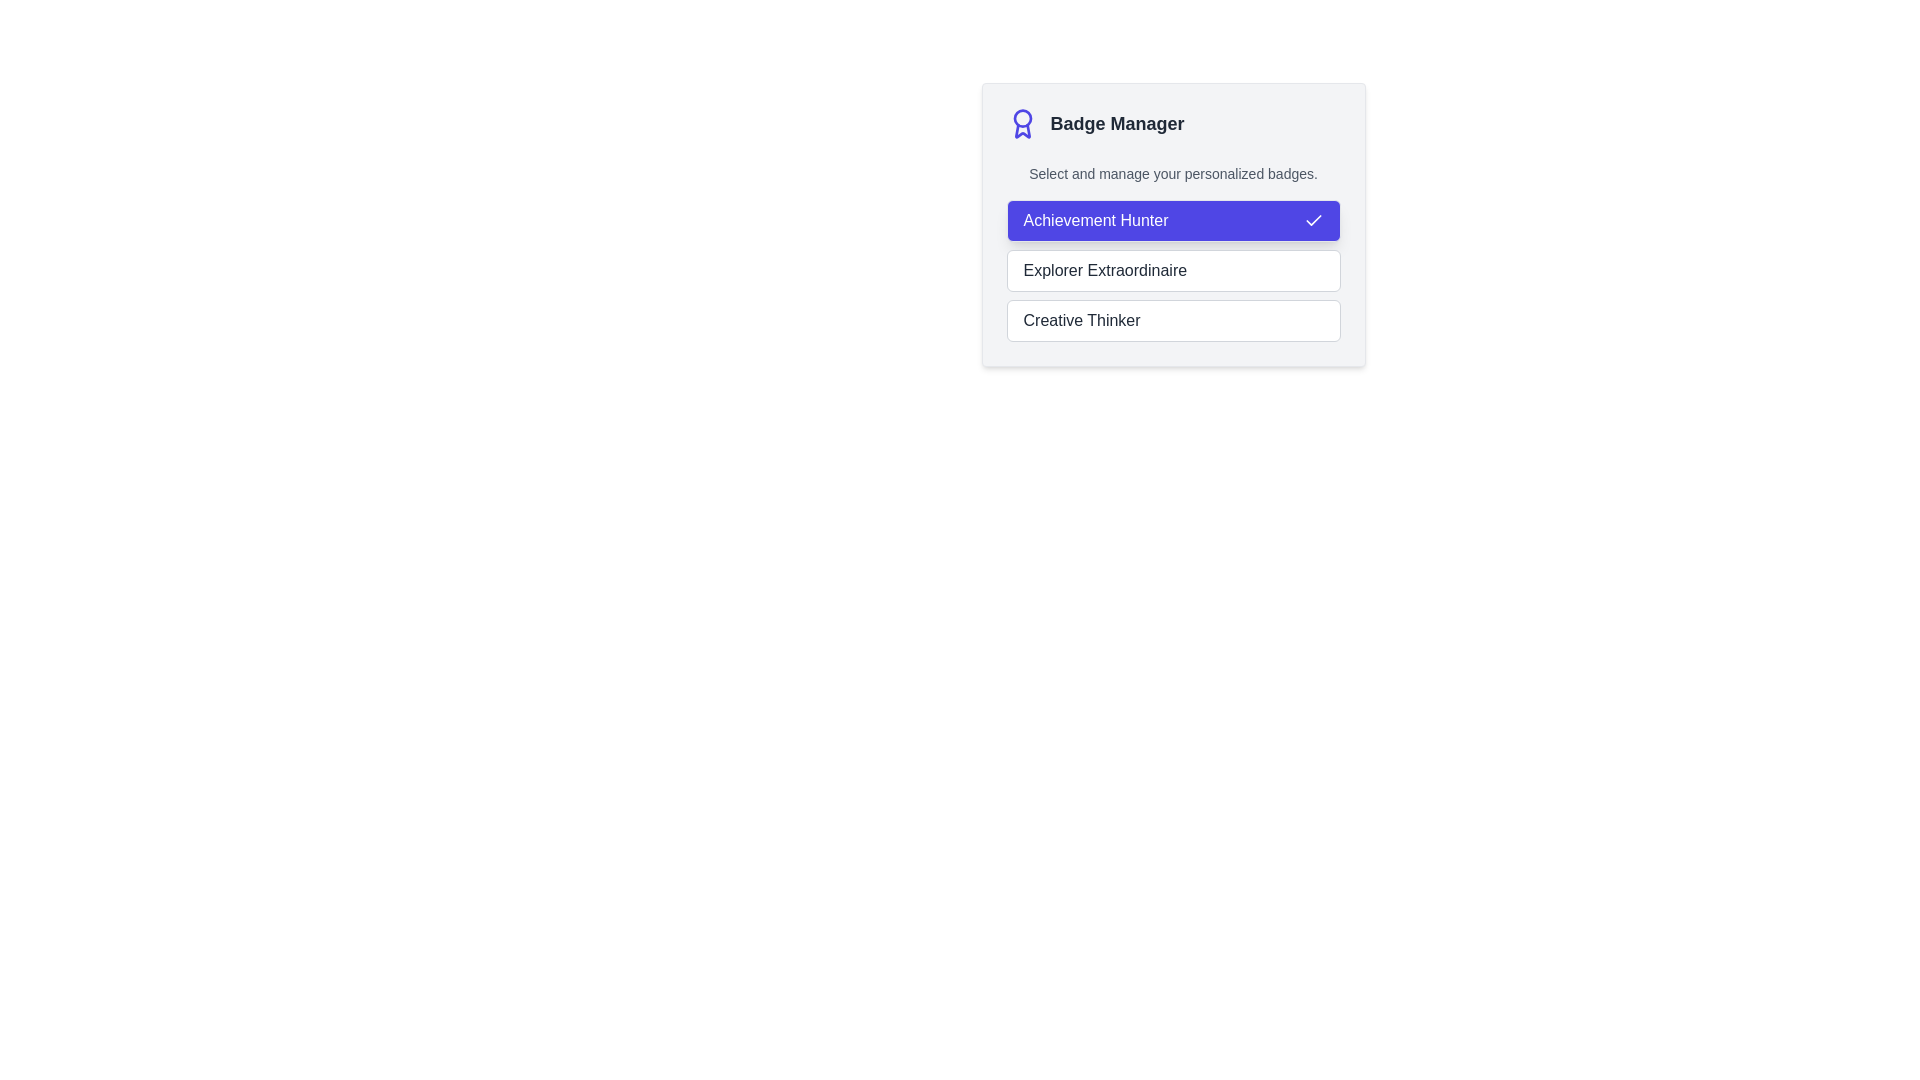  I want to click on the selectable button labeled 'Explorer Extraordinaire', so click(1173, 270).